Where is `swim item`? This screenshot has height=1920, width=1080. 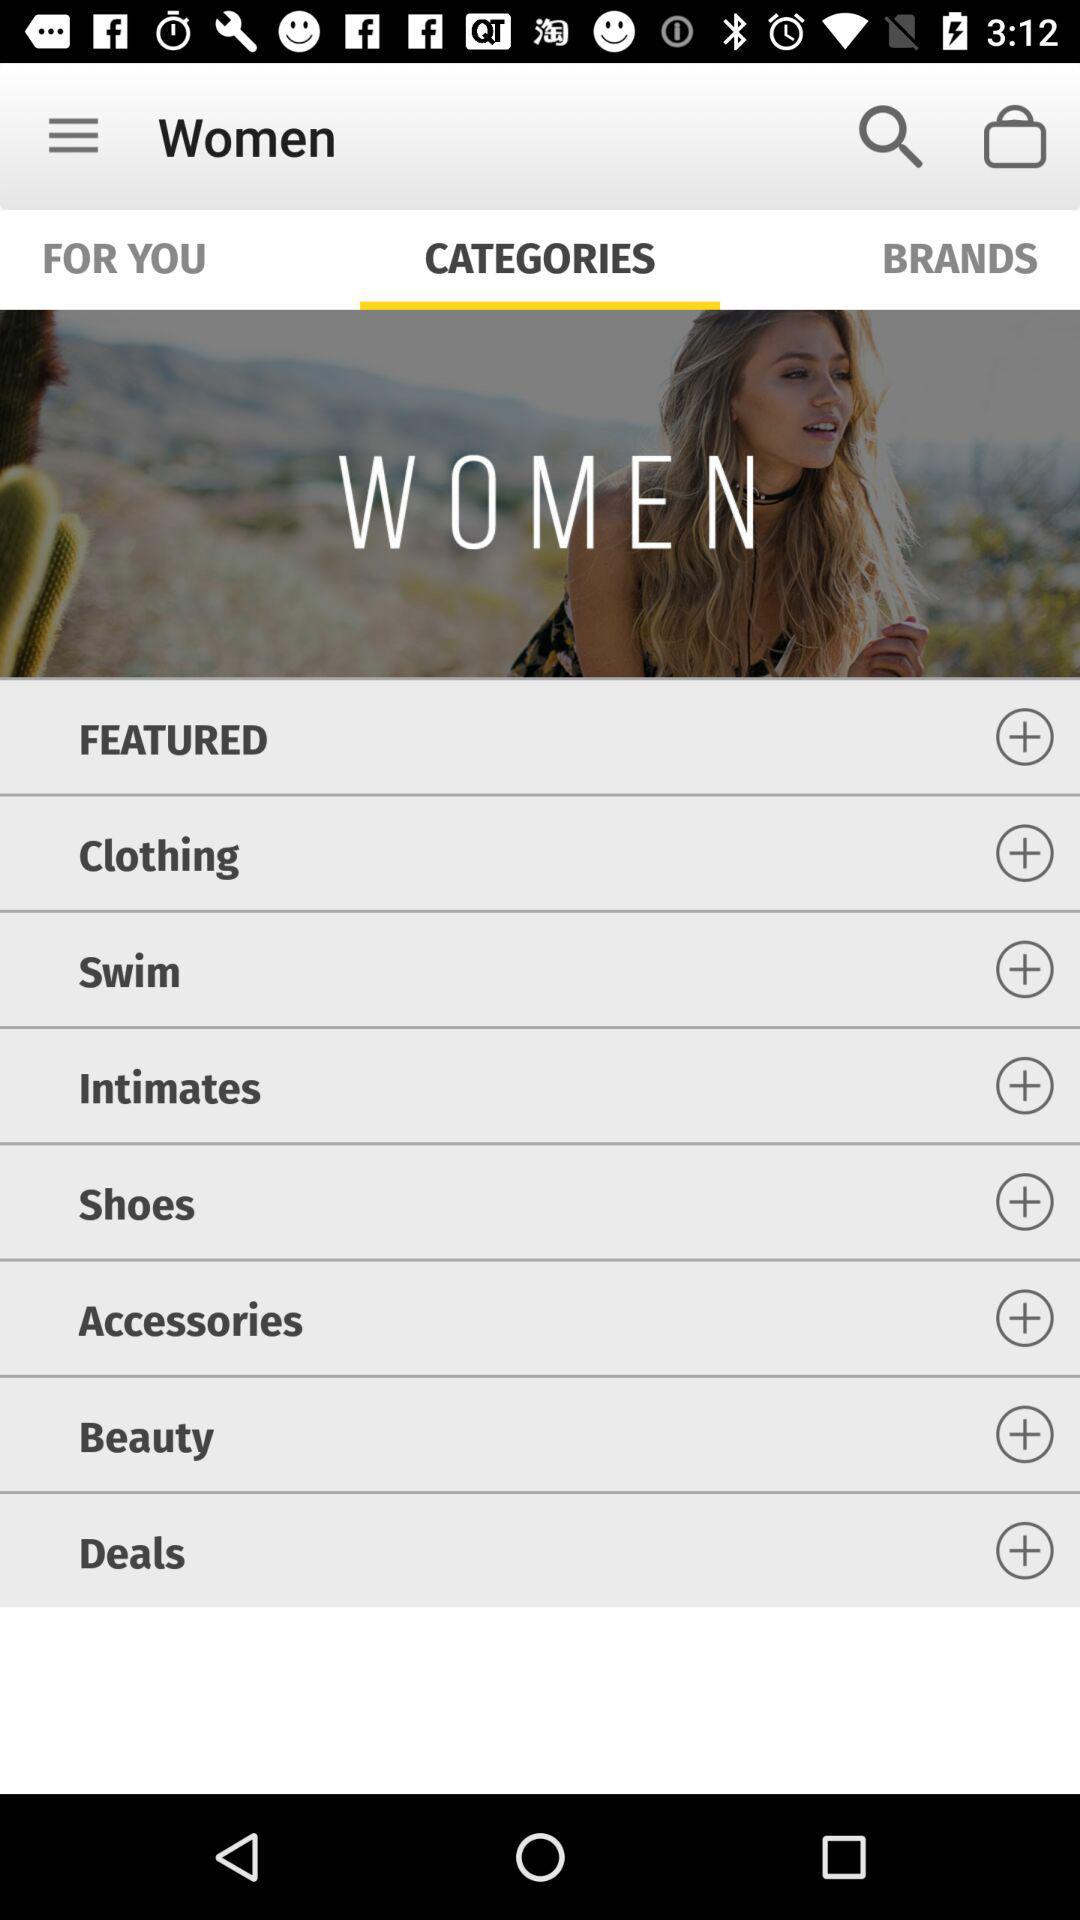 swim item is located at coordinates (129, 969).